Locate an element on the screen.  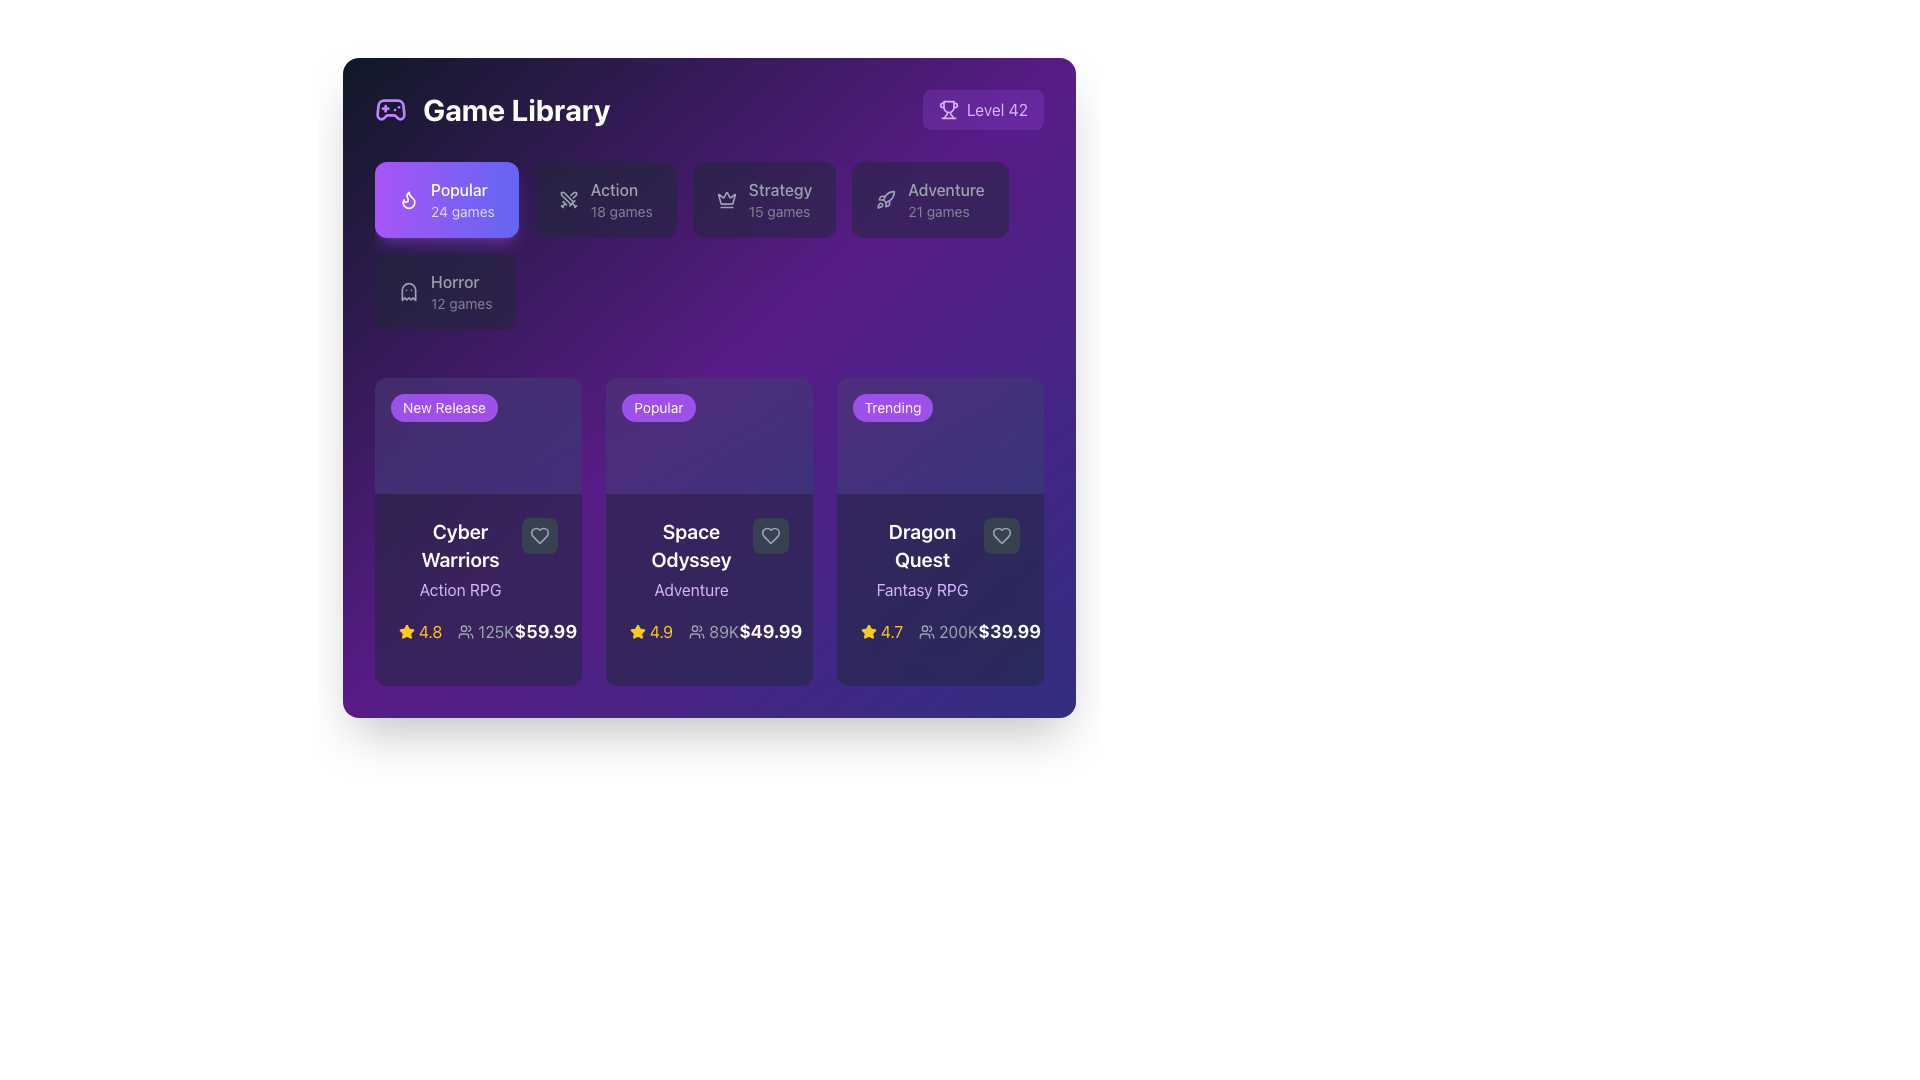
text 'Dragon Quest' and 'Fantasy RPG' from the main text display component in the third game card located in the lower section of the interface is located at coordinates (939, 560).